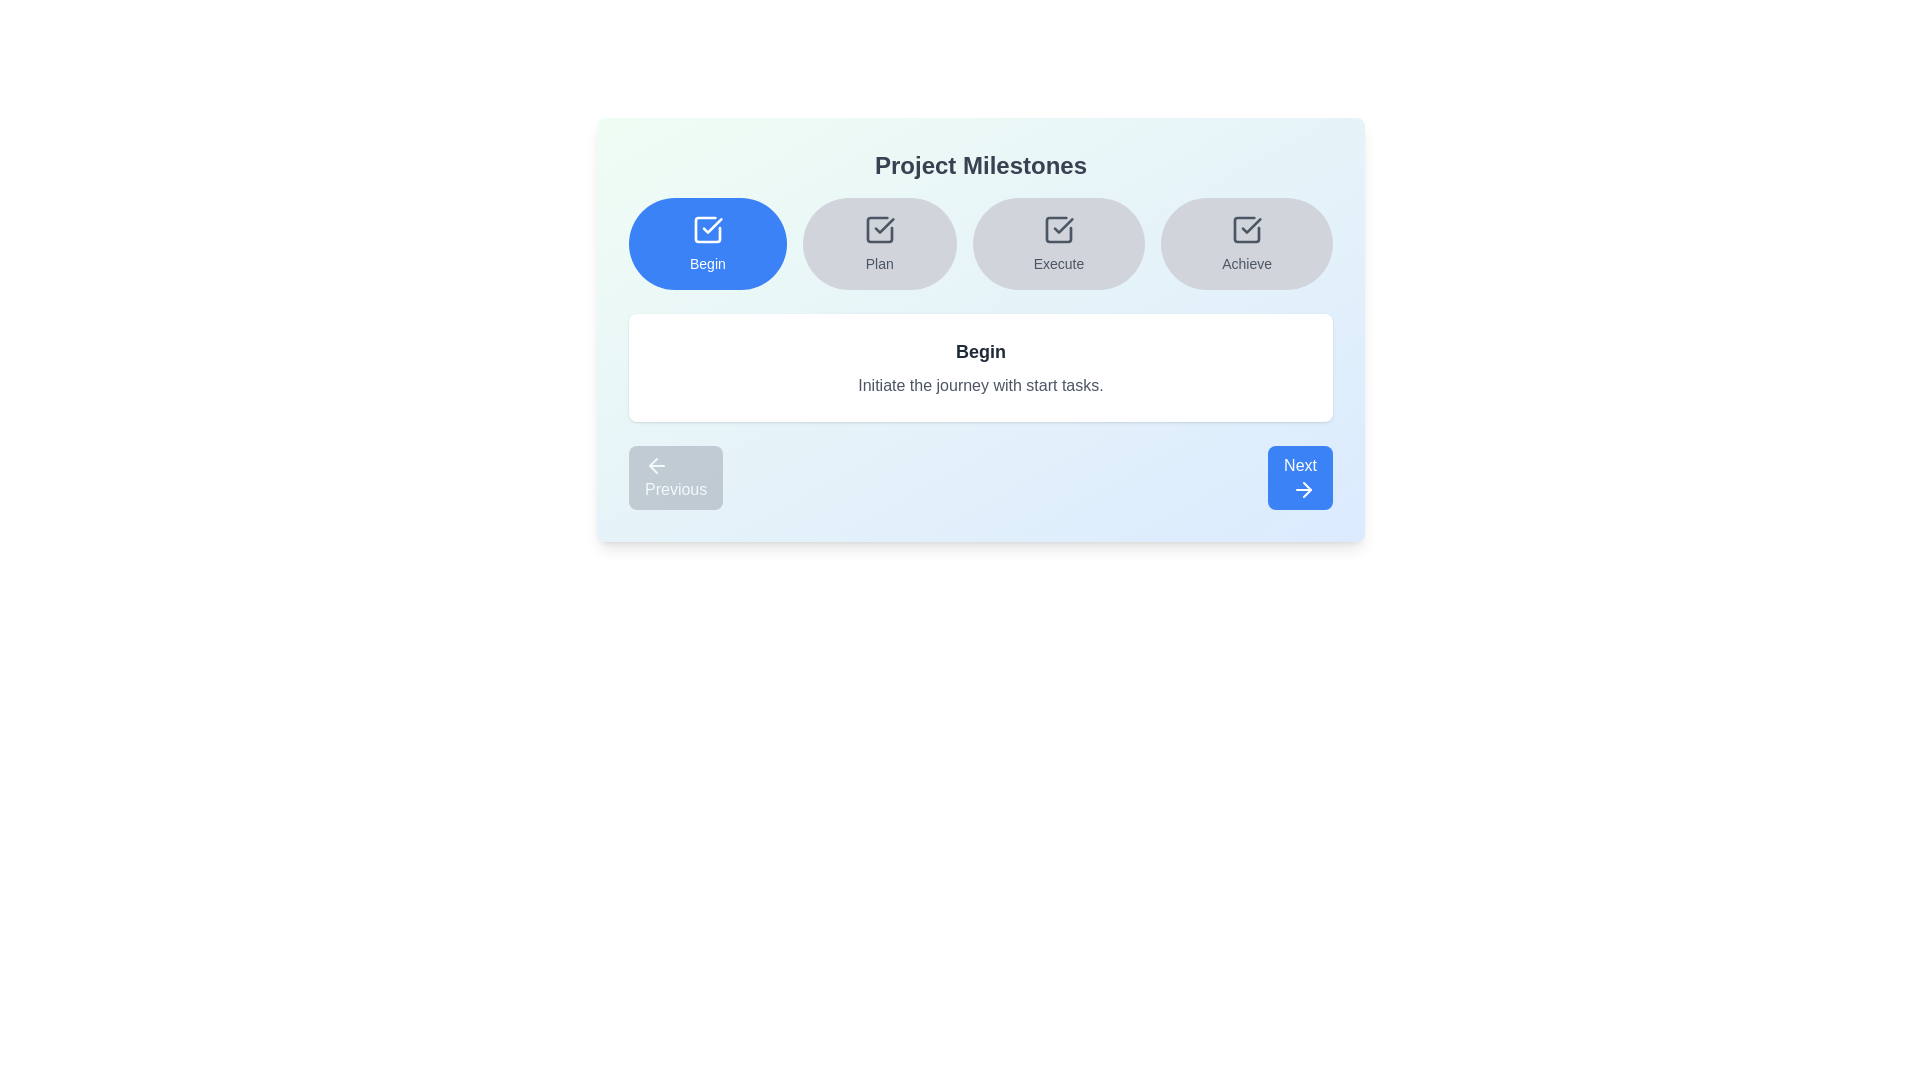 This screenshot has height=1080, width=1920. What do you see at coordinates (1300, 478) in the screenshot?
I see `the 'Next' button which has a blue background, rounded corners, and white text with a right-pointing arrow` at bounding box center [1300, 478].